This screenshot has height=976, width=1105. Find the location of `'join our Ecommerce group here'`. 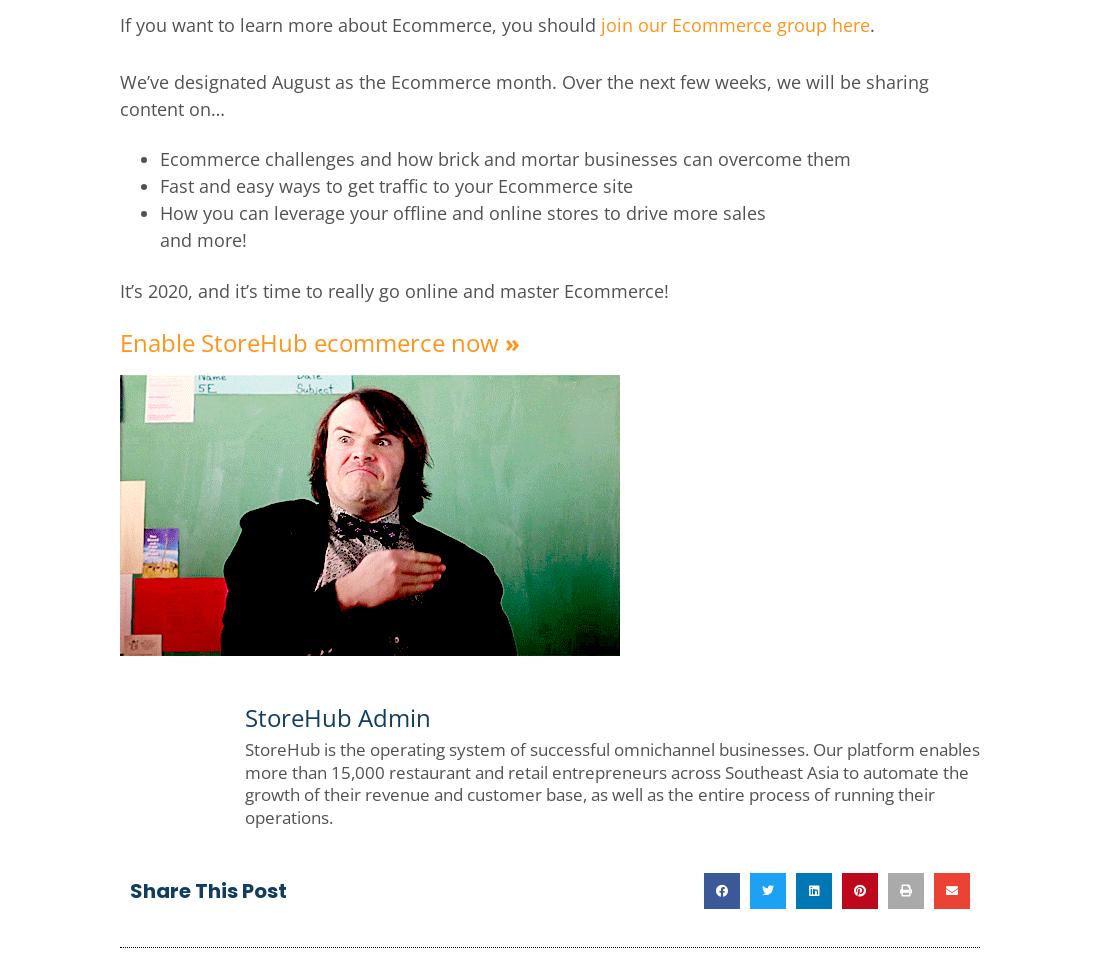

'join our Ecommerce group here' is located at coordinates (600, 24).